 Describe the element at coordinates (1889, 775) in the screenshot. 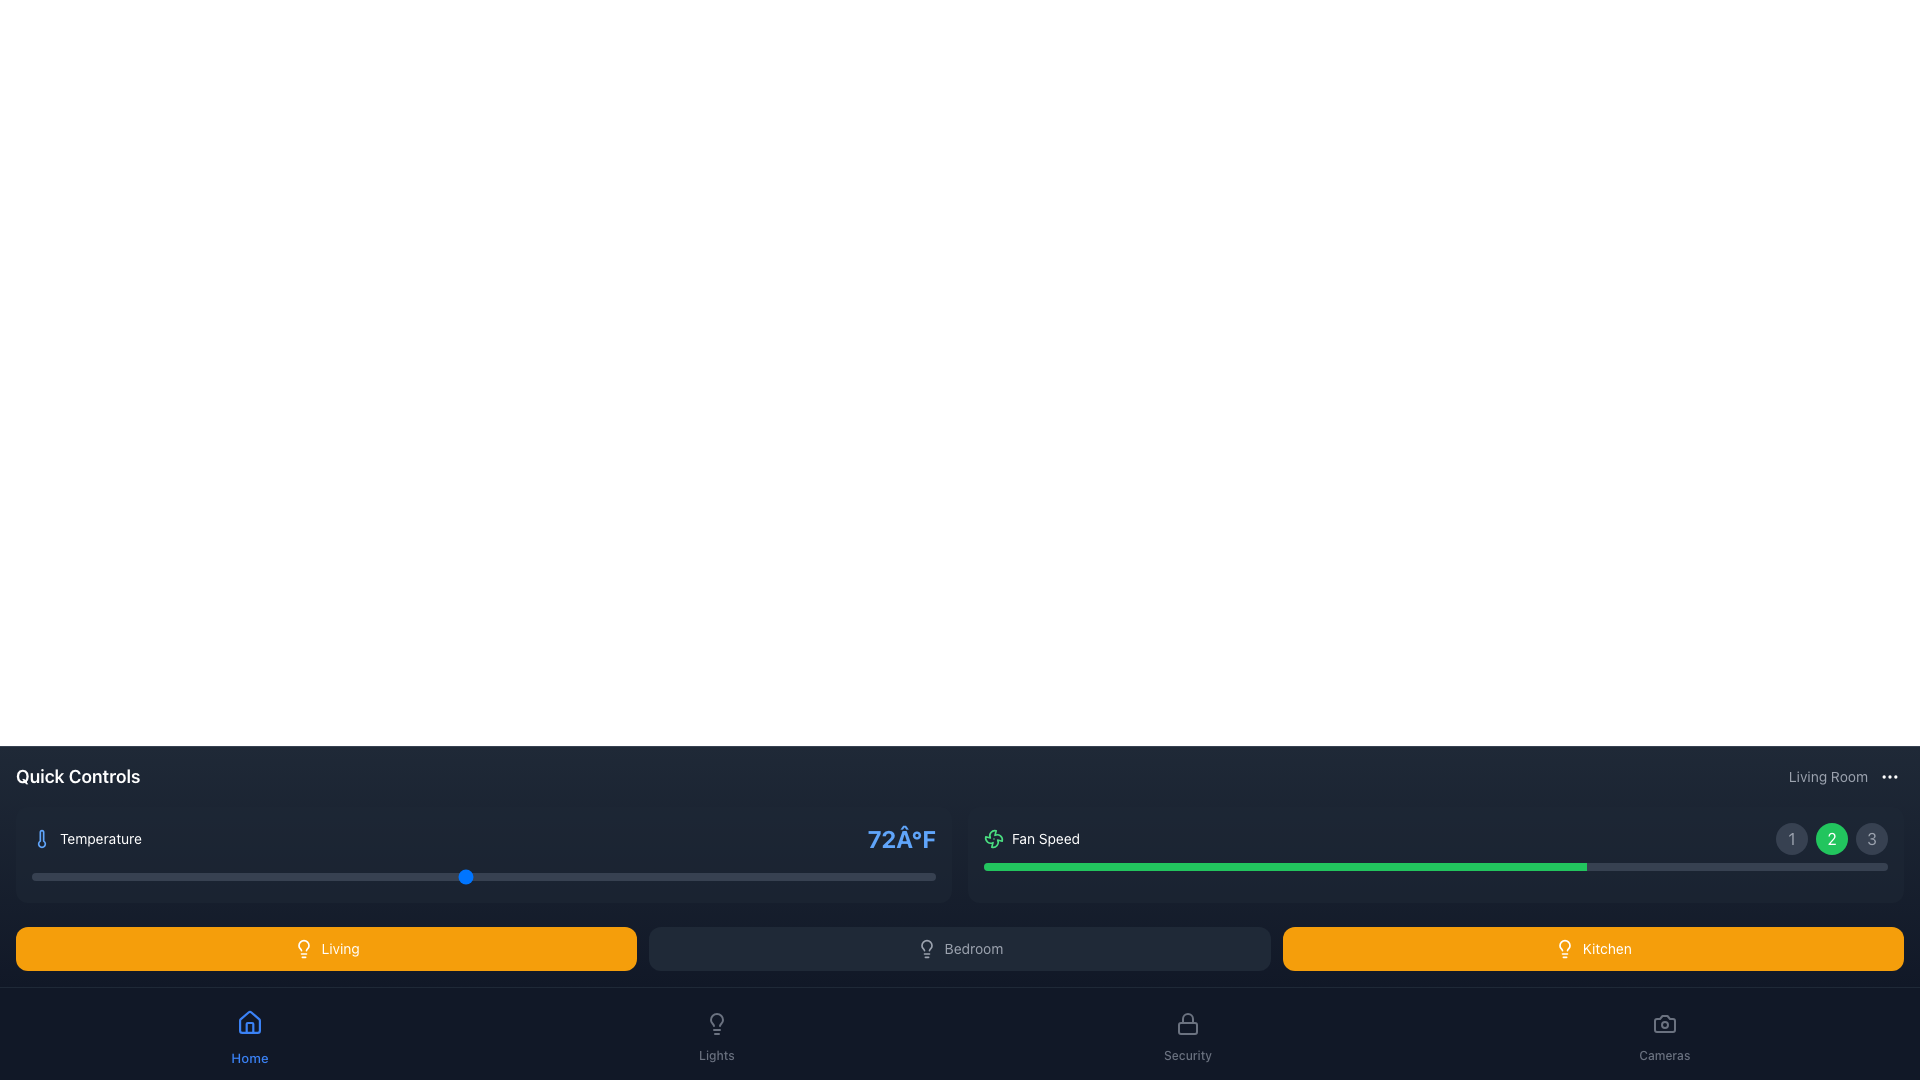

I see `the Icon Button located at the top-right corner of the 'Living Room' section` at that location.